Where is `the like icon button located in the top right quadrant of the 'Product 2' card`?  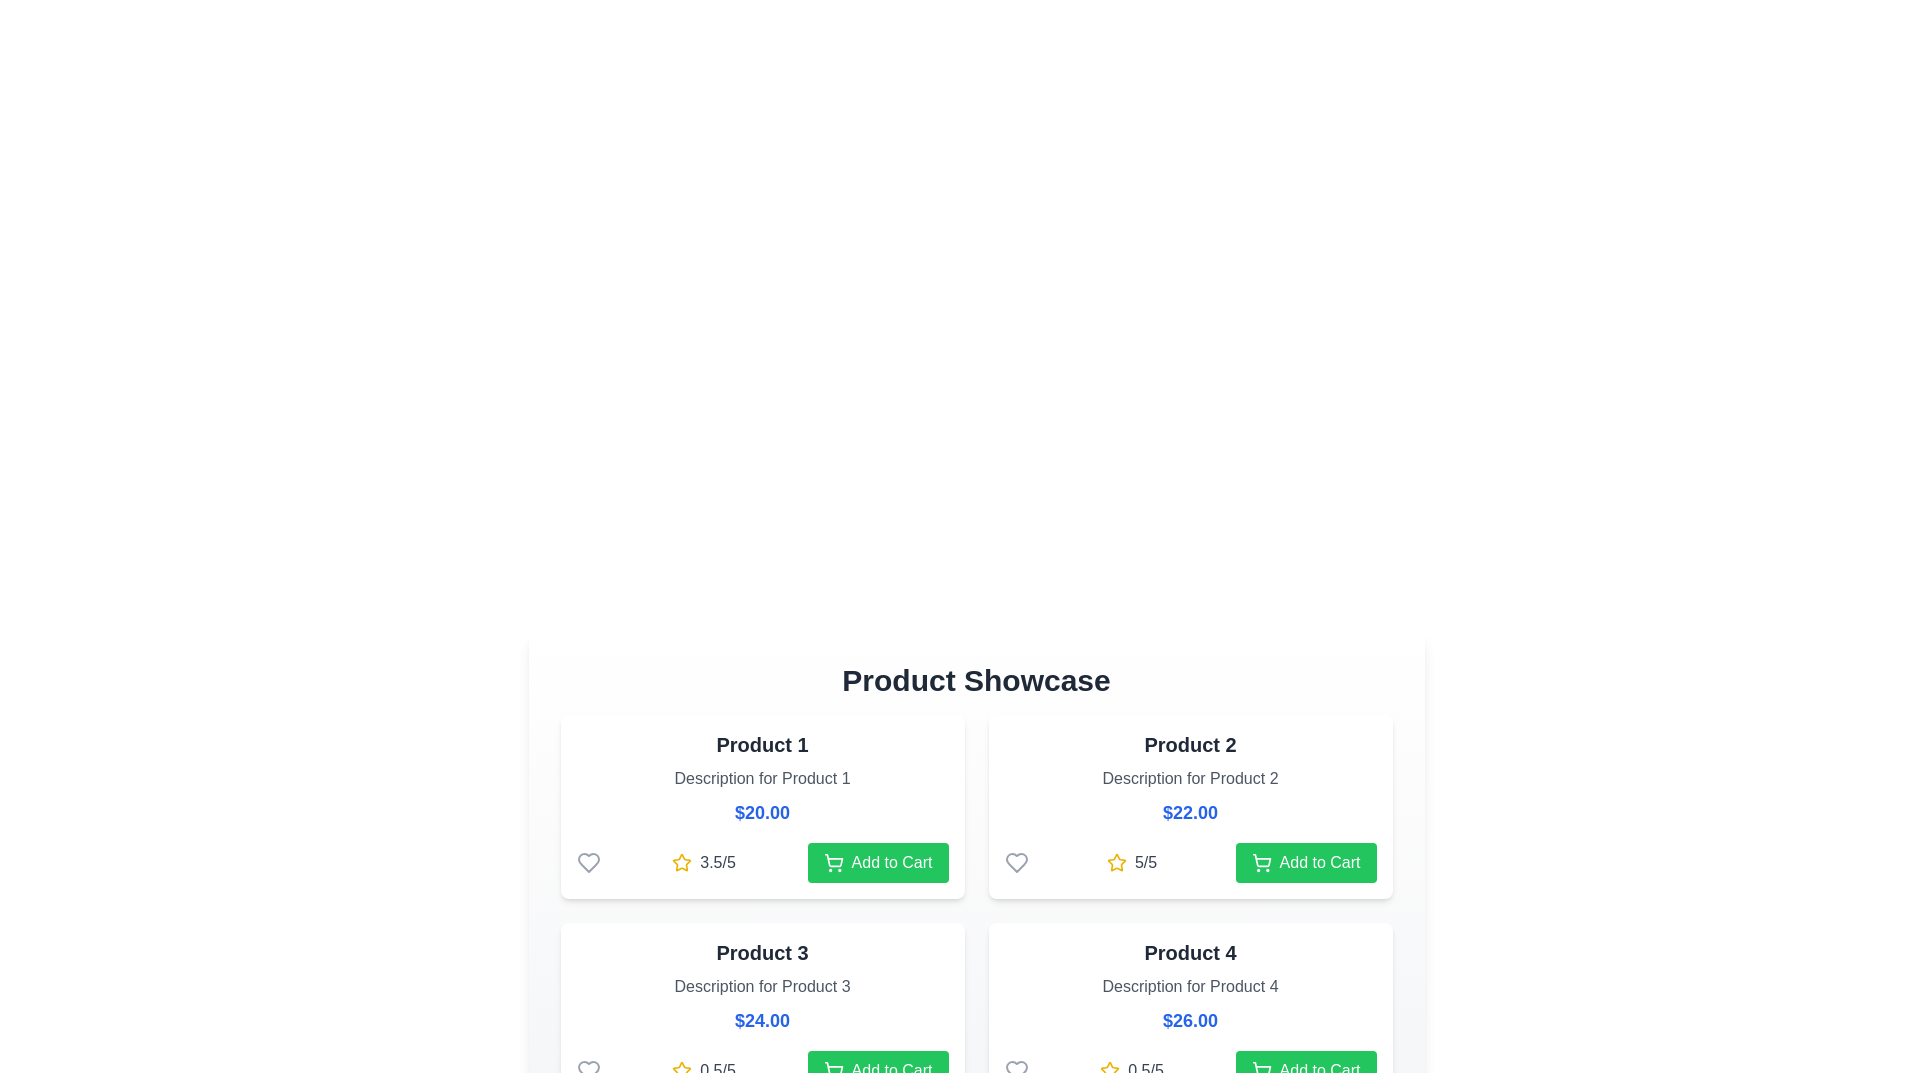
the like icon button located in the top right quadrant of the 'Product 2' card is located at coordinates (1016, 862).